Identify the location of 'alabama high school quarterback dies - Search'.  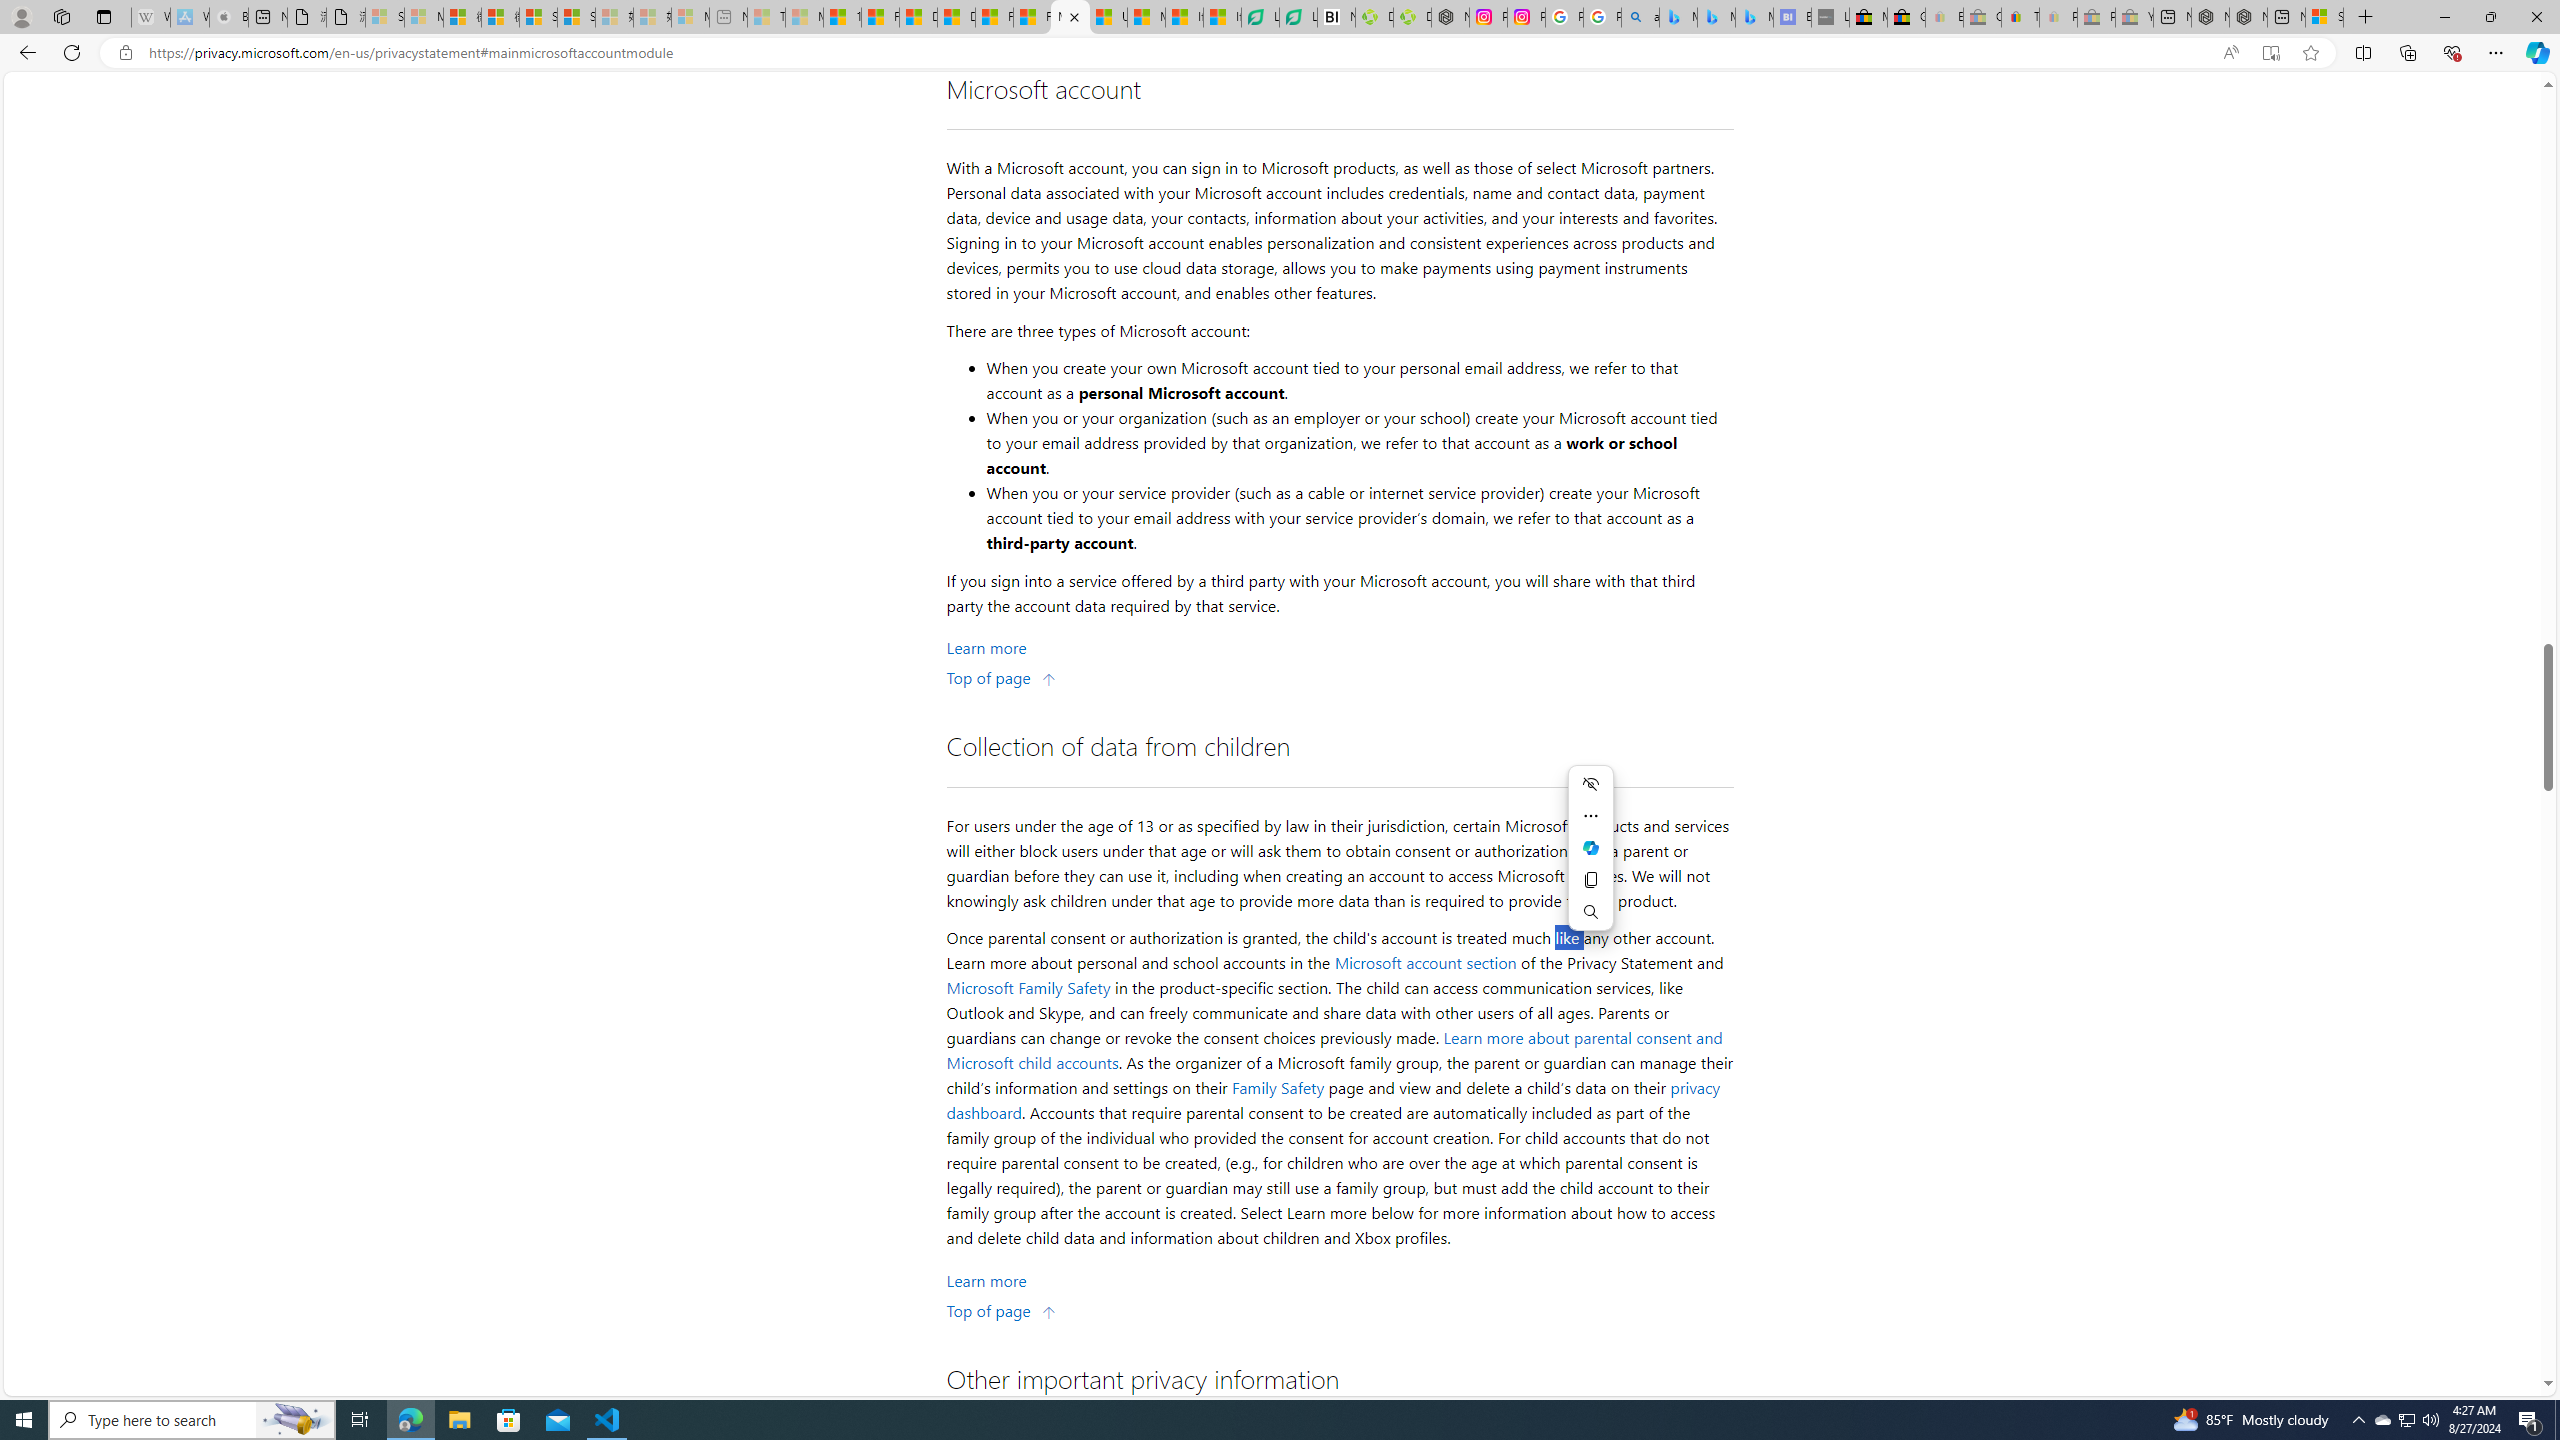
(1639, 16).